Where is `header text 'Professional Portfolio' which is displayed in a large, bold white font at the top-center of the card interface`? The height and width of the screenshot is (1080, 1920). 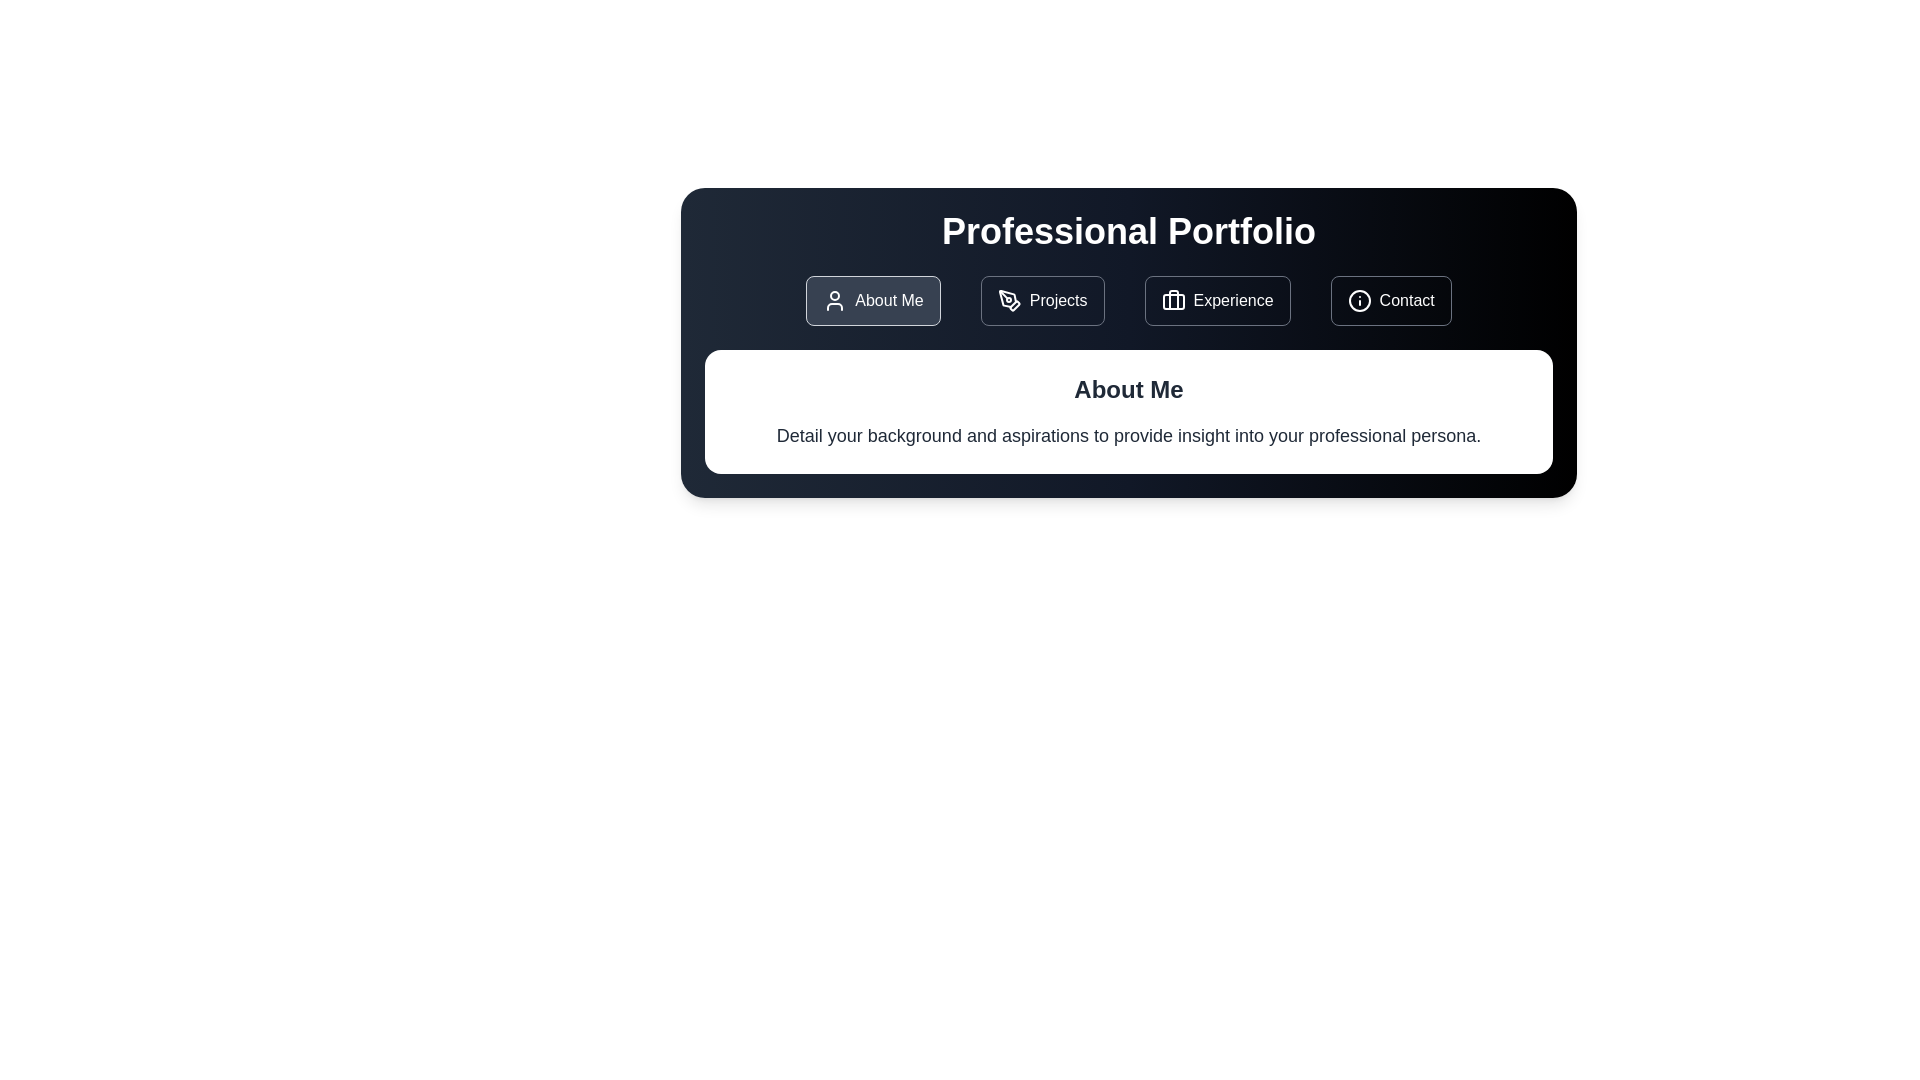
header text 'Professional Portfolio' which is displayed in a large, bold white font at the top-center of the card interface is located at coordinates (1128, 230).